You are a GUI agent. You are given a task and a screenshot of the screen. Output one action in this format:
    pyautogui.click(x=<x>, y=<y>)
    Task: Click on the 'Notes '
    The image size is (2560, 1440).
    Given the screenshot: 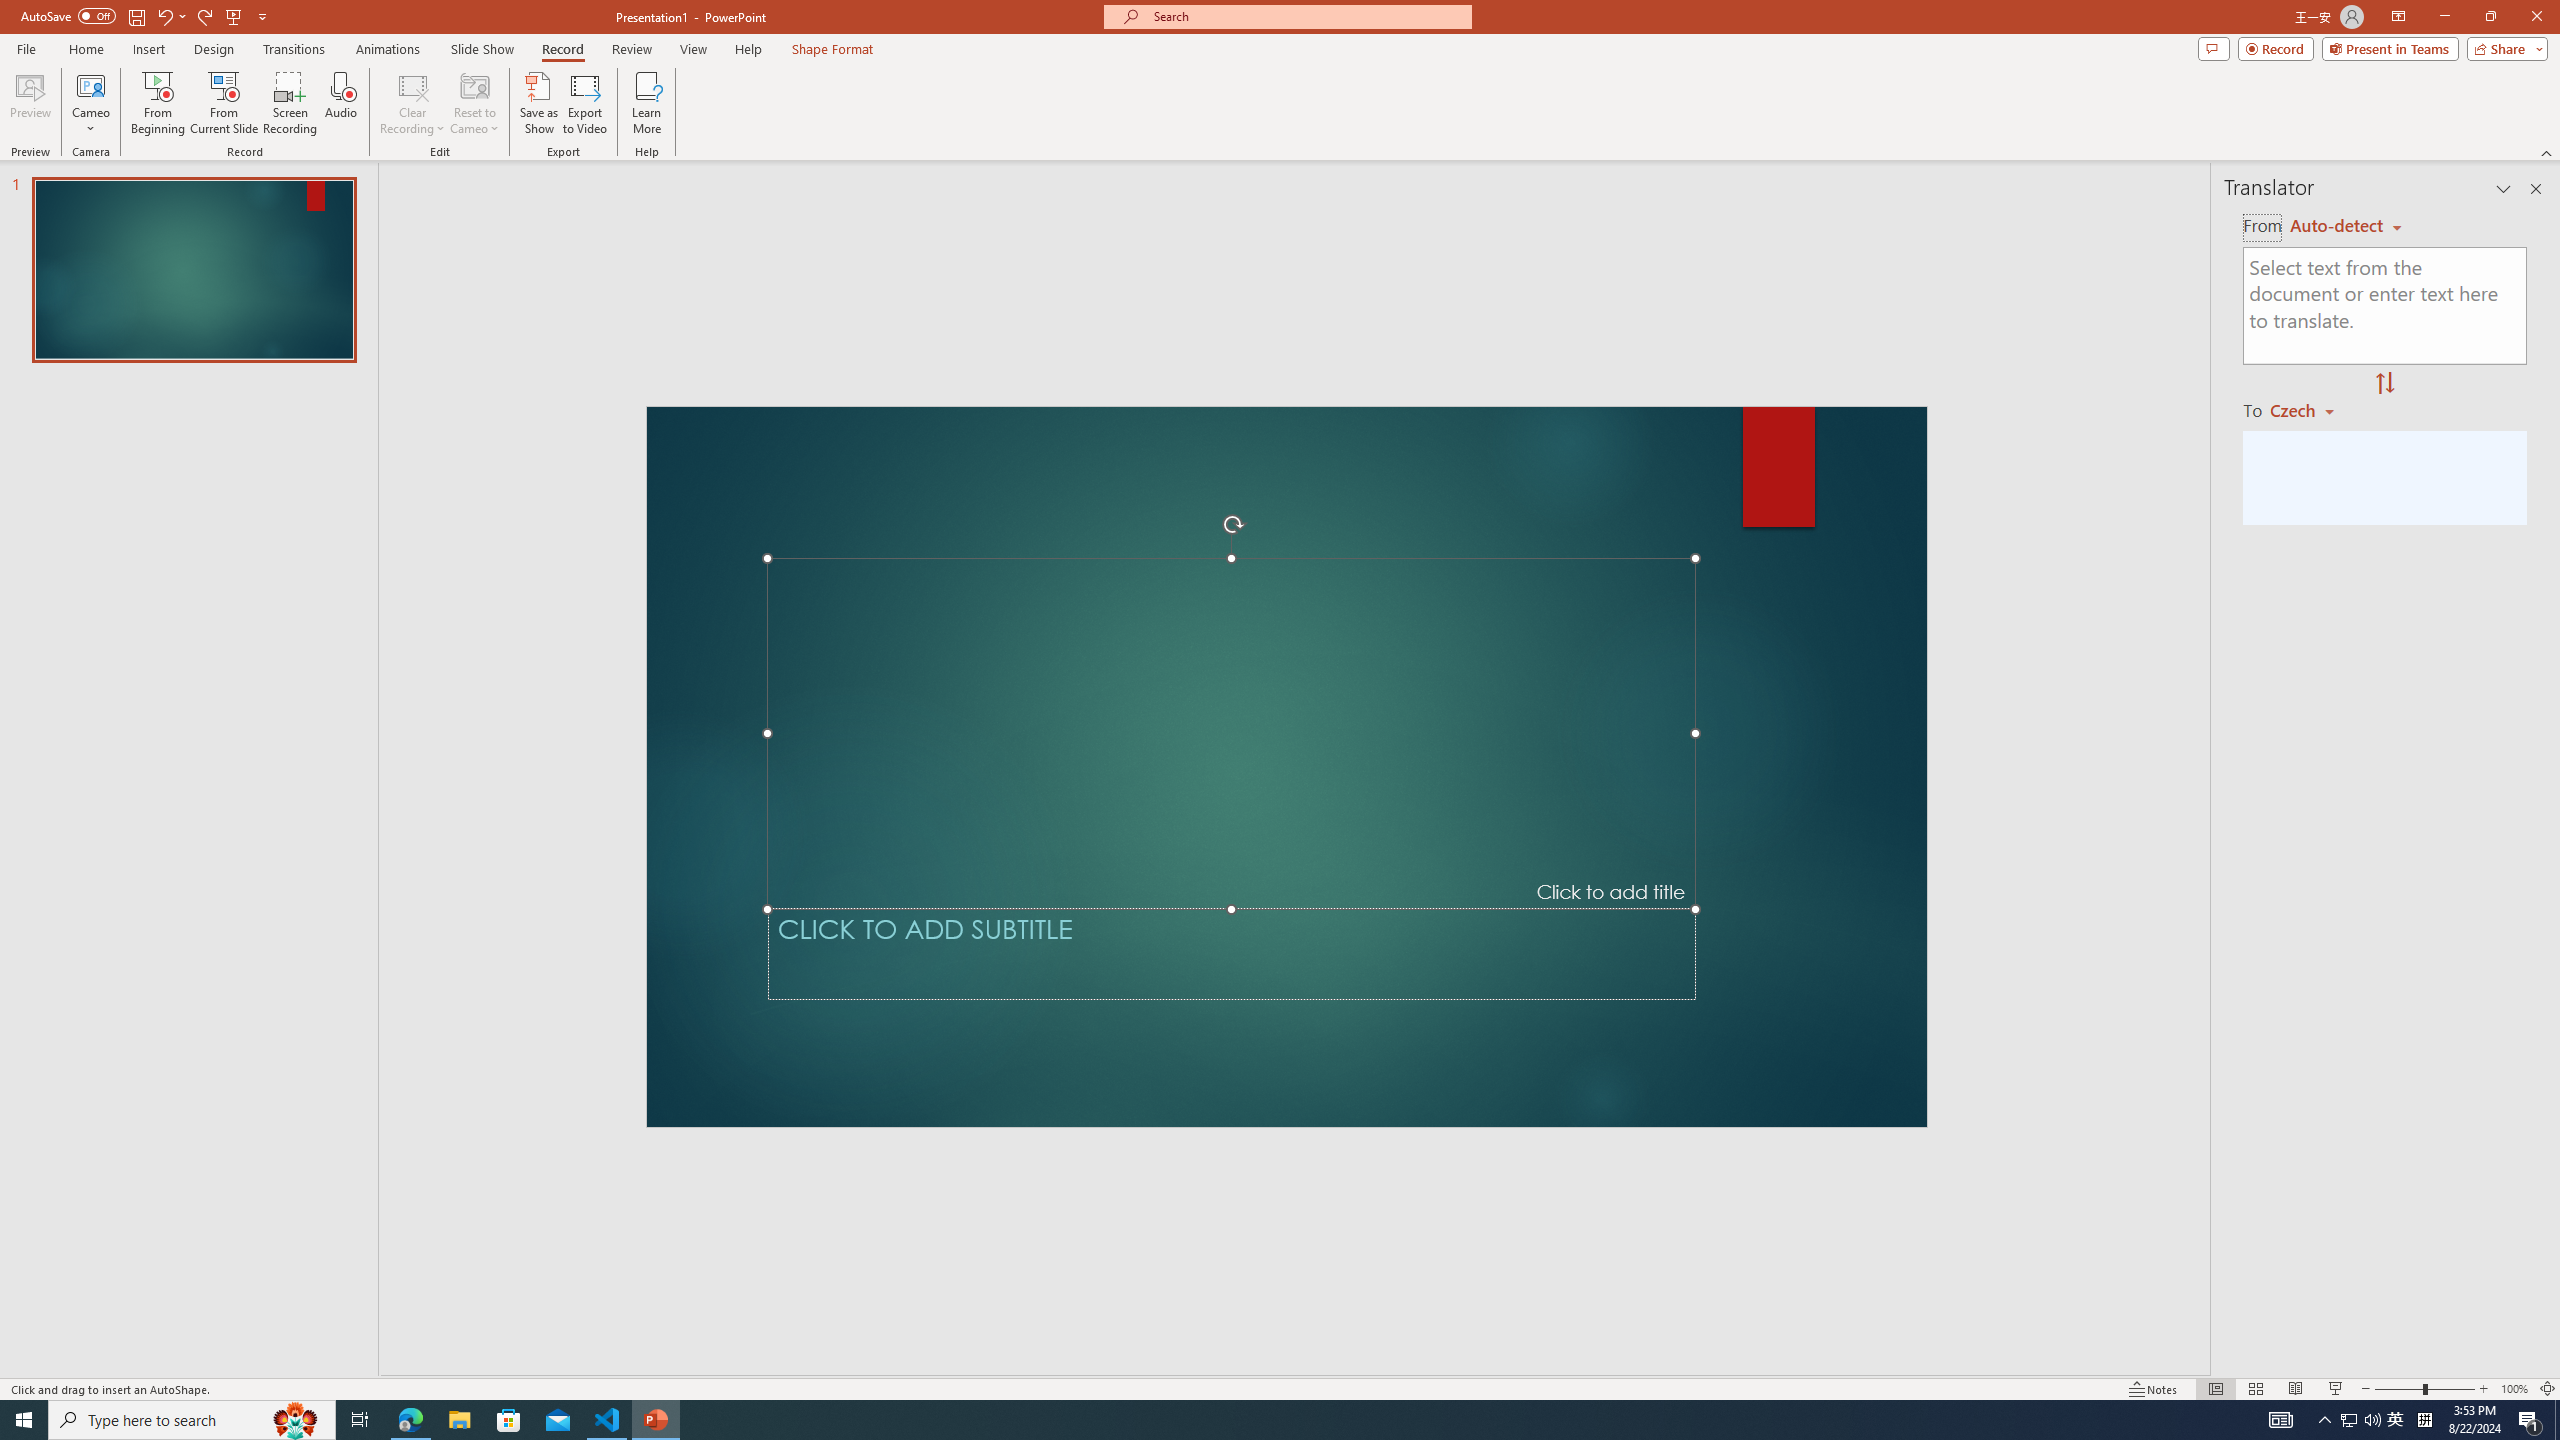 What is the action you would take?
    pyautogui.click(x=2153, y=1389)
    